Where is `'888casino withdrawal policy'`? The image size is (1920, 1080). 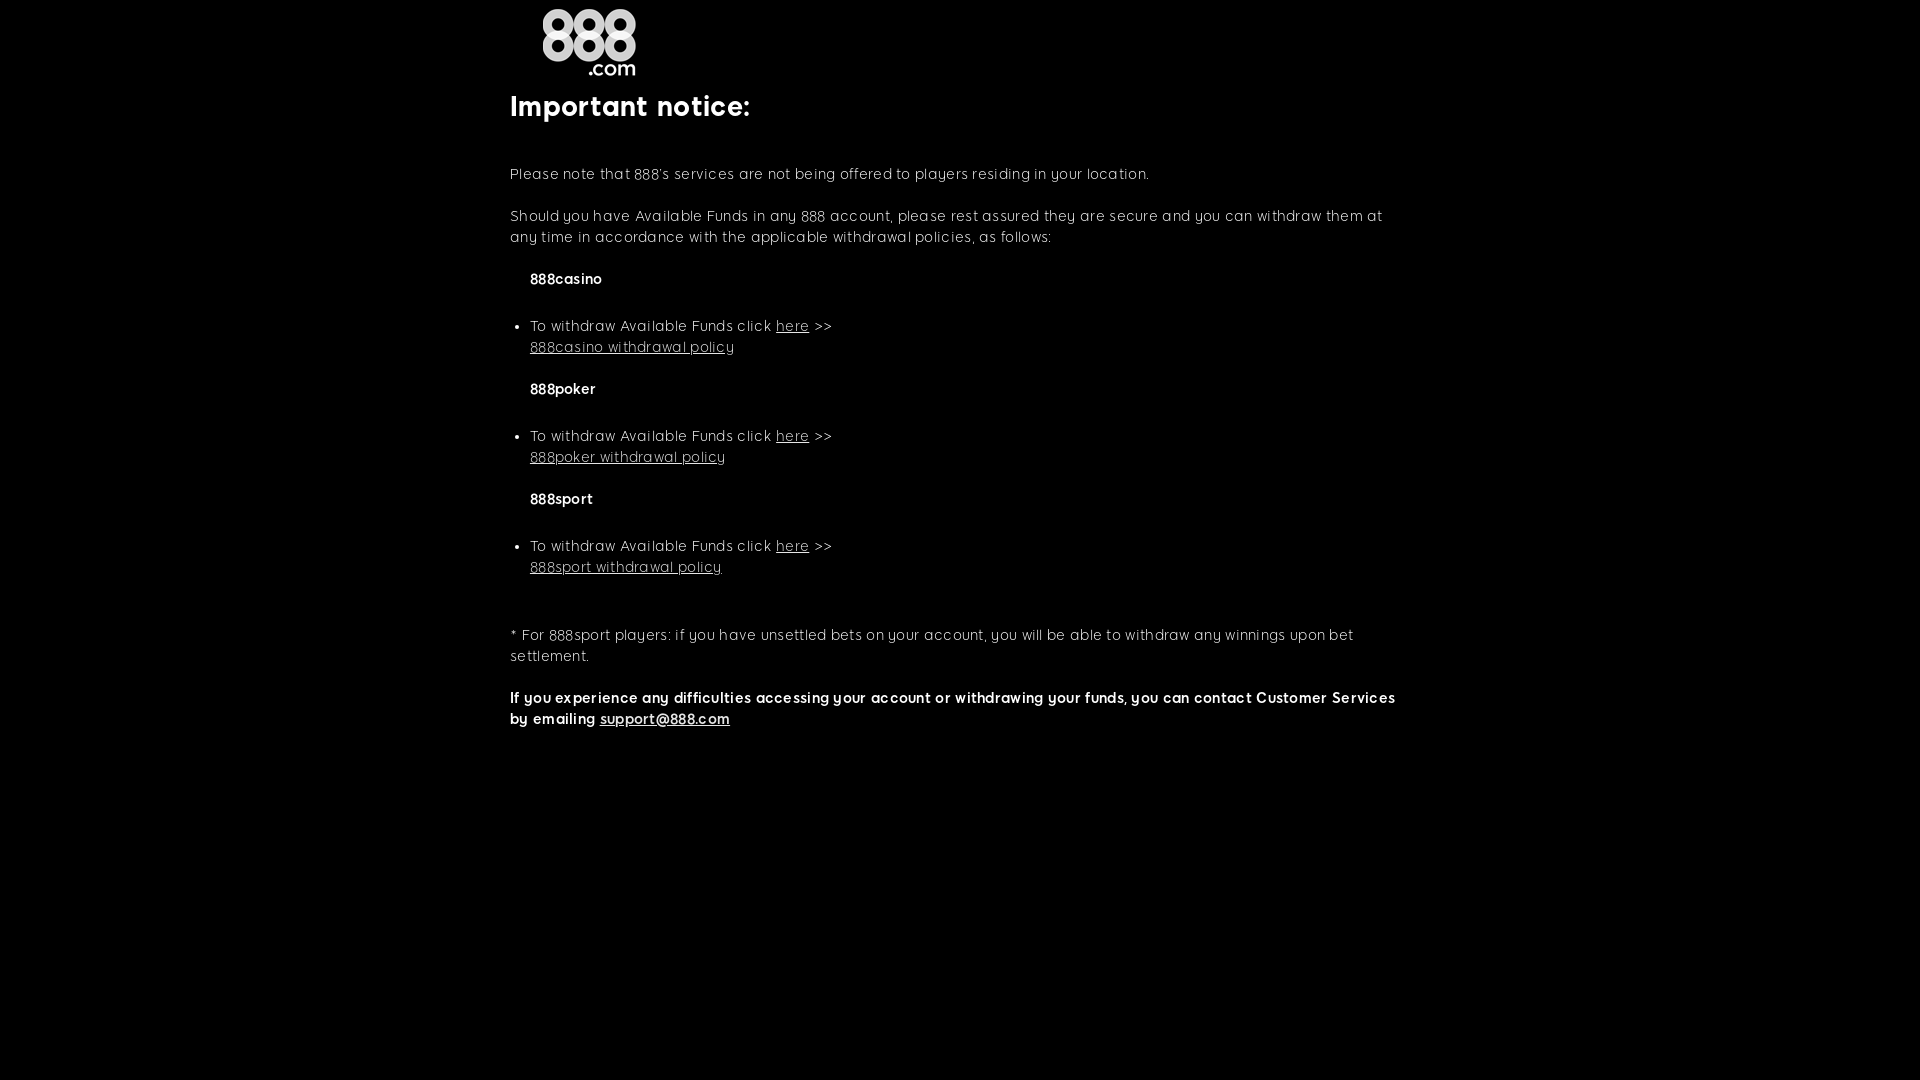 '888casino withdrawal policy' is located at coordinates (529, 346).